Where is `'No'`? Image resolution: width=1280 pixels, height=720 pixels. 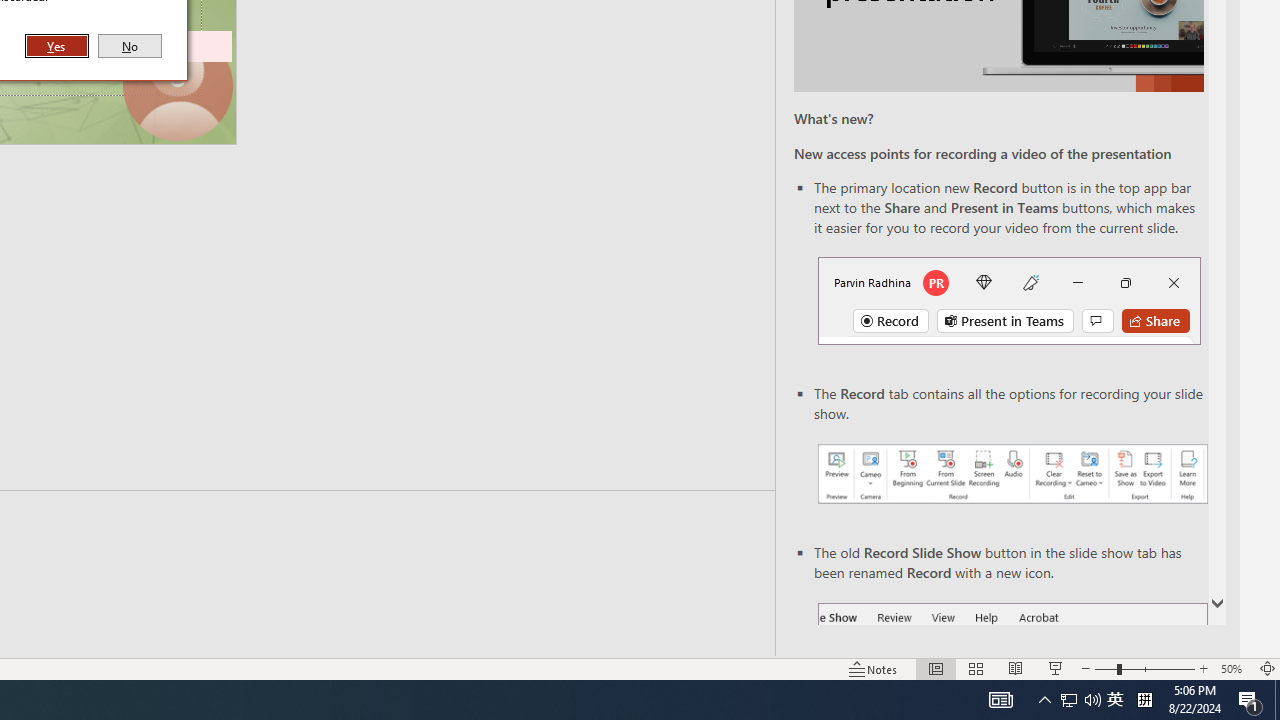 'No' is located at coordinates (129, 45).